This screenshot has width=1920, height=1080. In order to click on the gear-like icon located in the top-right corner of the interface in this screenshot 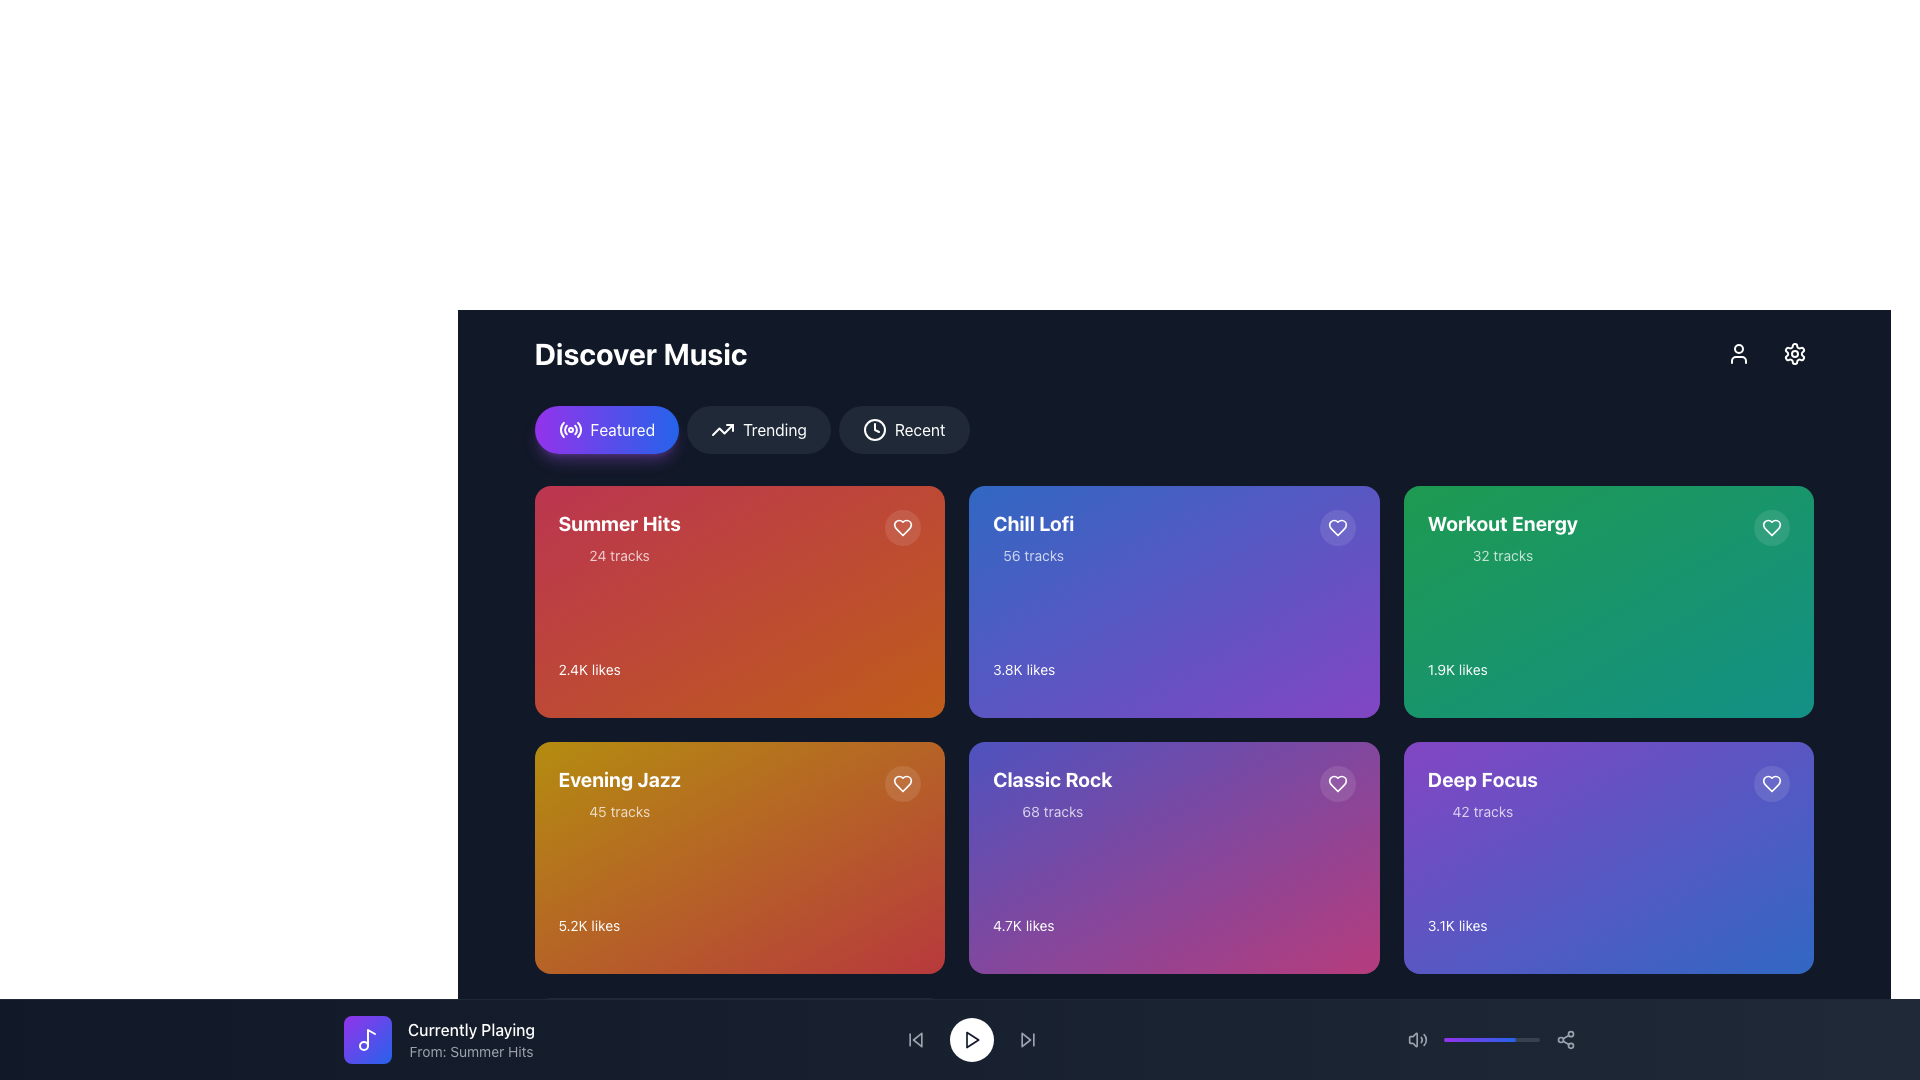, I will do `click(1794, 353)`.